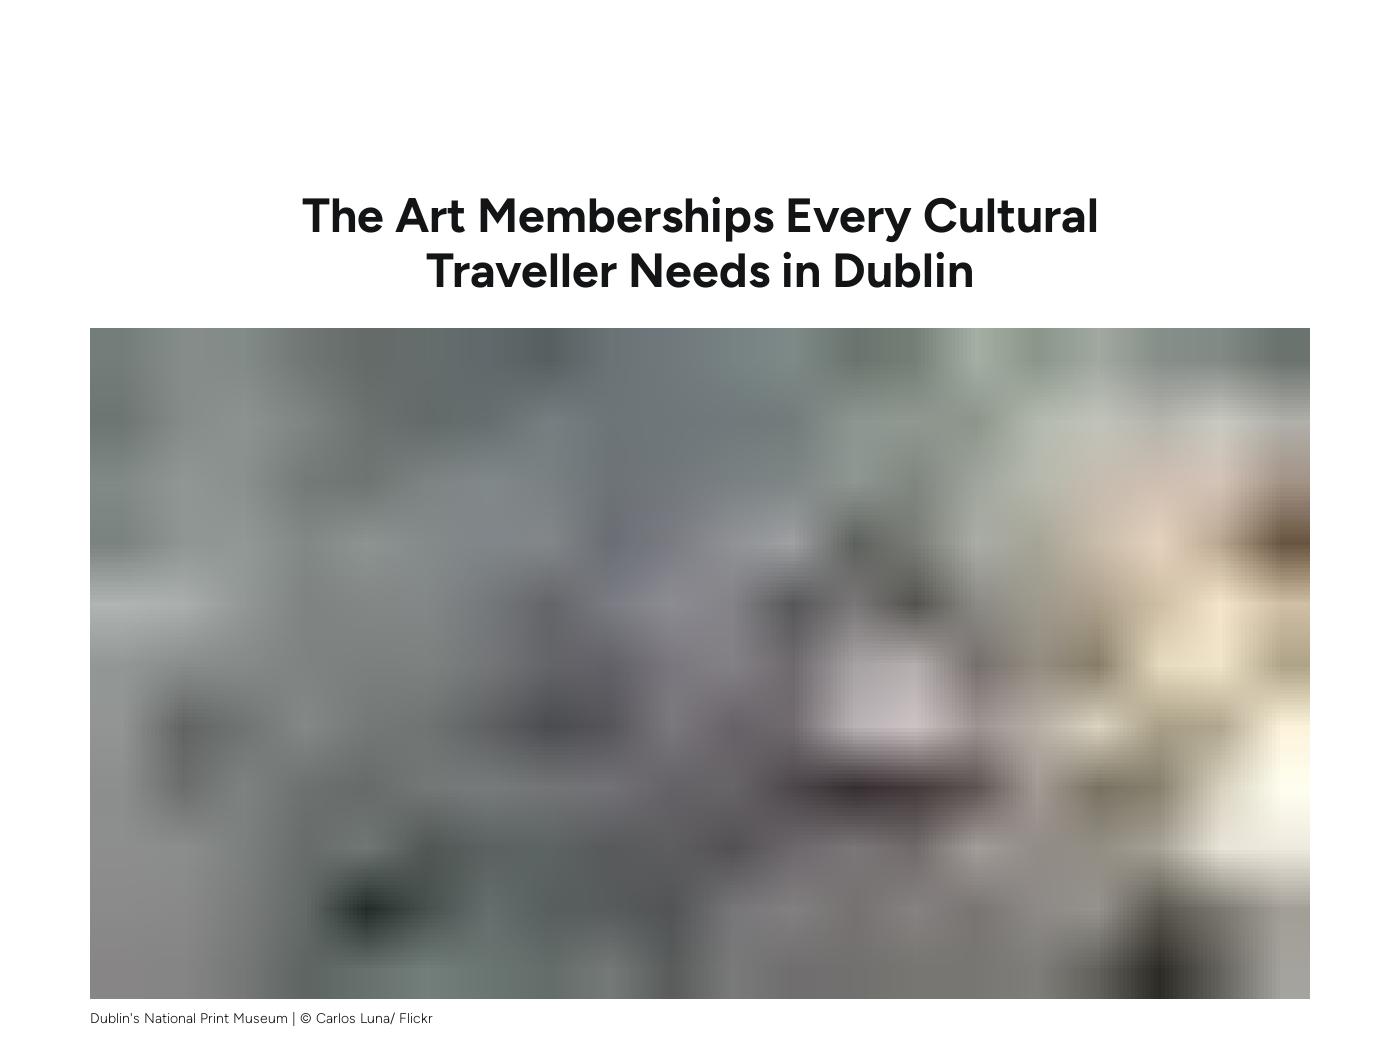 The height and width of the screenshot is (1045, 1400). I want to click on 'WHAT DESTINATION IS ON YOUR TRAVEL BUCKET-LIST?', so click(1044, 388).